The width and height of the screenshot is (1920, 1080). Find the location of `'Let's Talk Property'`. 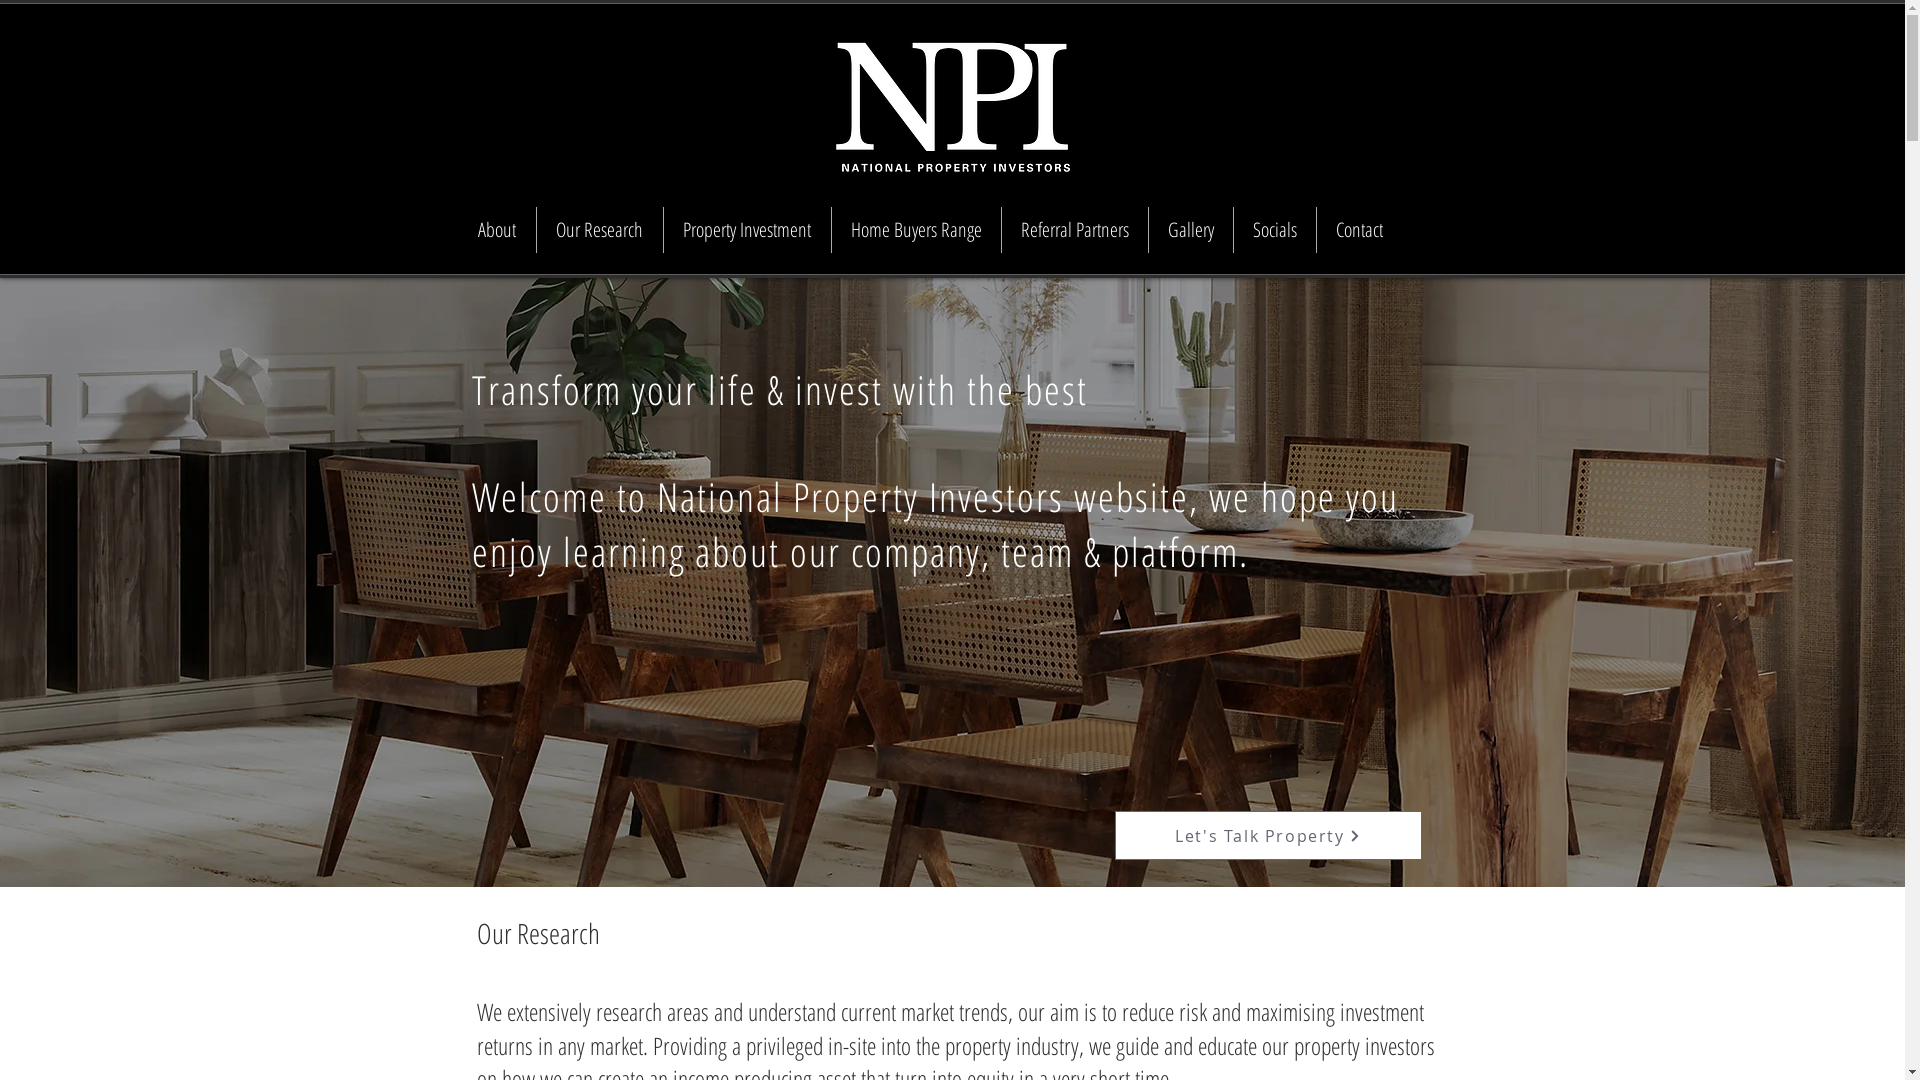

'Let's Talk Property' is located at coordinates (1266, 835).